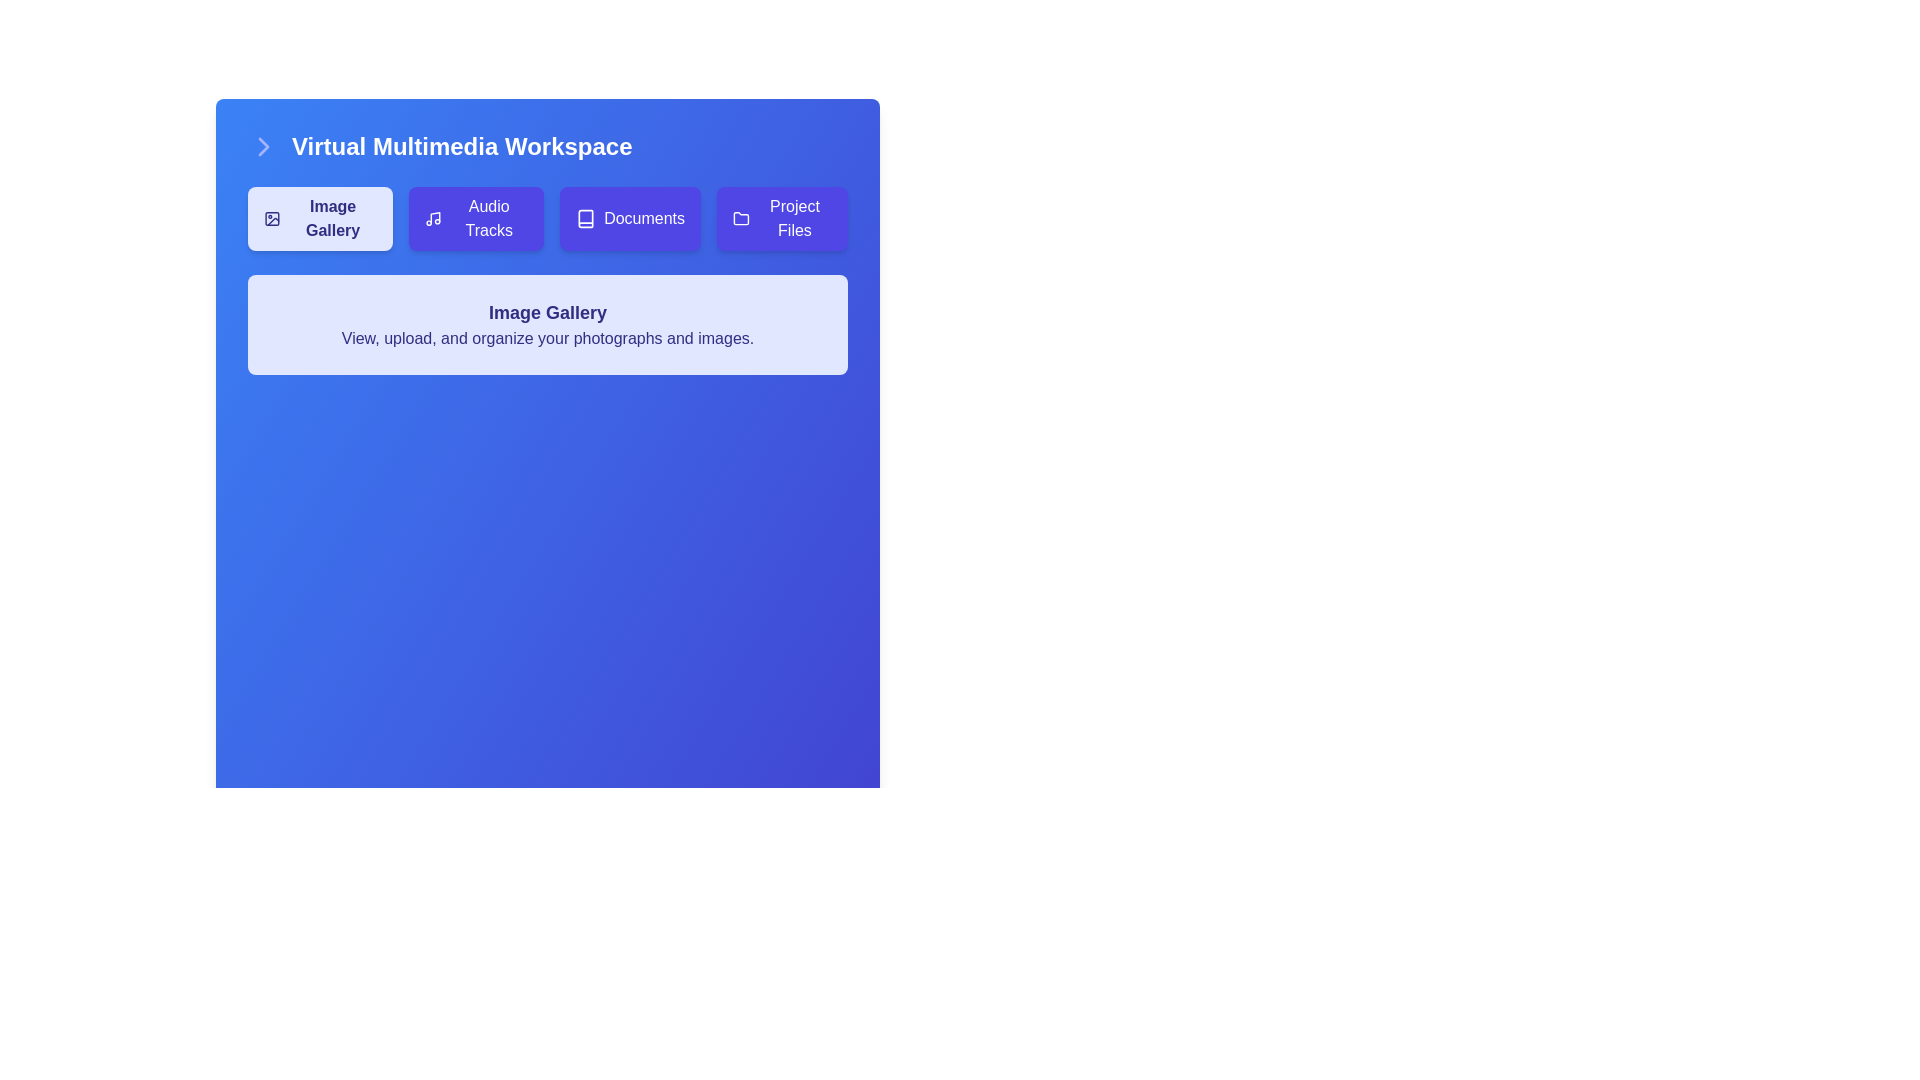  I want to click on the Text Label located at the top-left section of the main interface, which serves as a title or heading for the current workspace or application view, so click(461, 145).